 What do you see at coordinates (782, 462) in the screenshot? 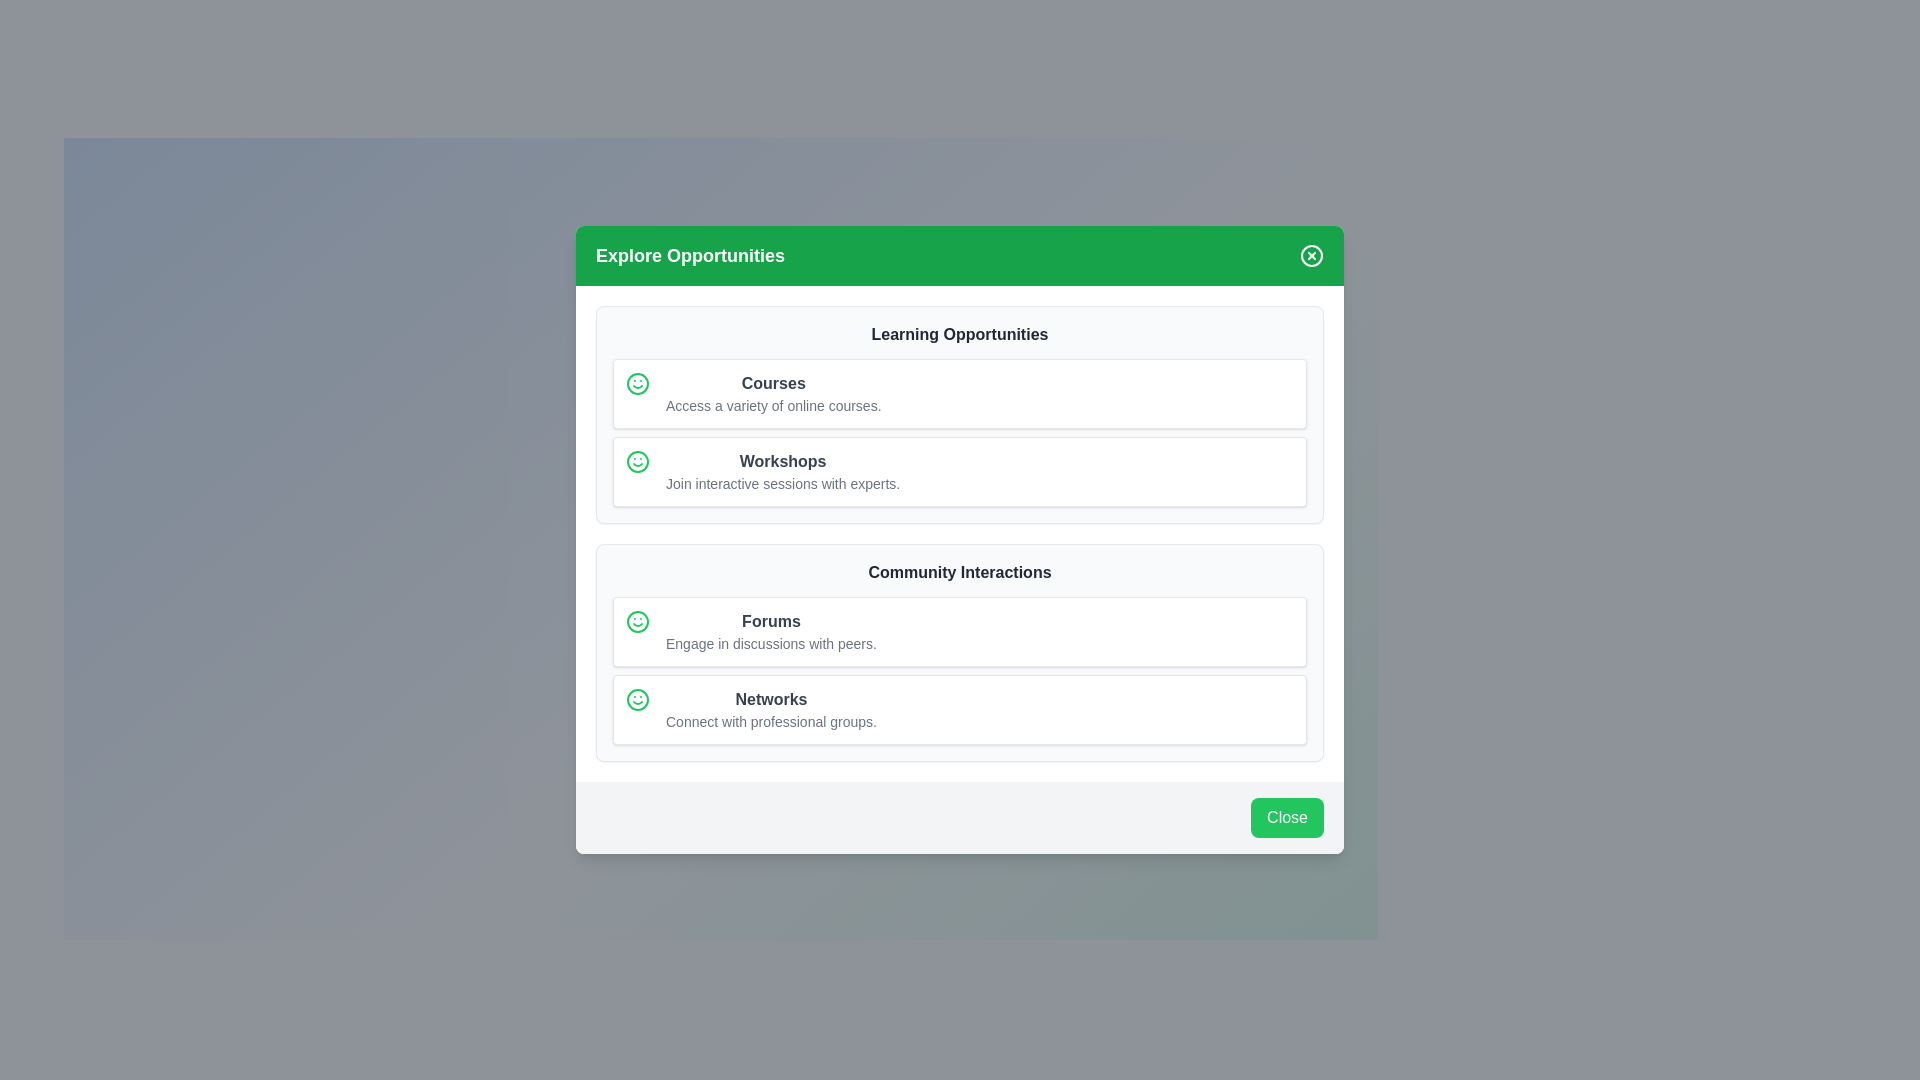
I see `the bold gray text label reading 'Workshops', which is centrally aligned and positioned above a descriptive line within the 'Learning Opportunities' card` at bounding box center [782, 462].